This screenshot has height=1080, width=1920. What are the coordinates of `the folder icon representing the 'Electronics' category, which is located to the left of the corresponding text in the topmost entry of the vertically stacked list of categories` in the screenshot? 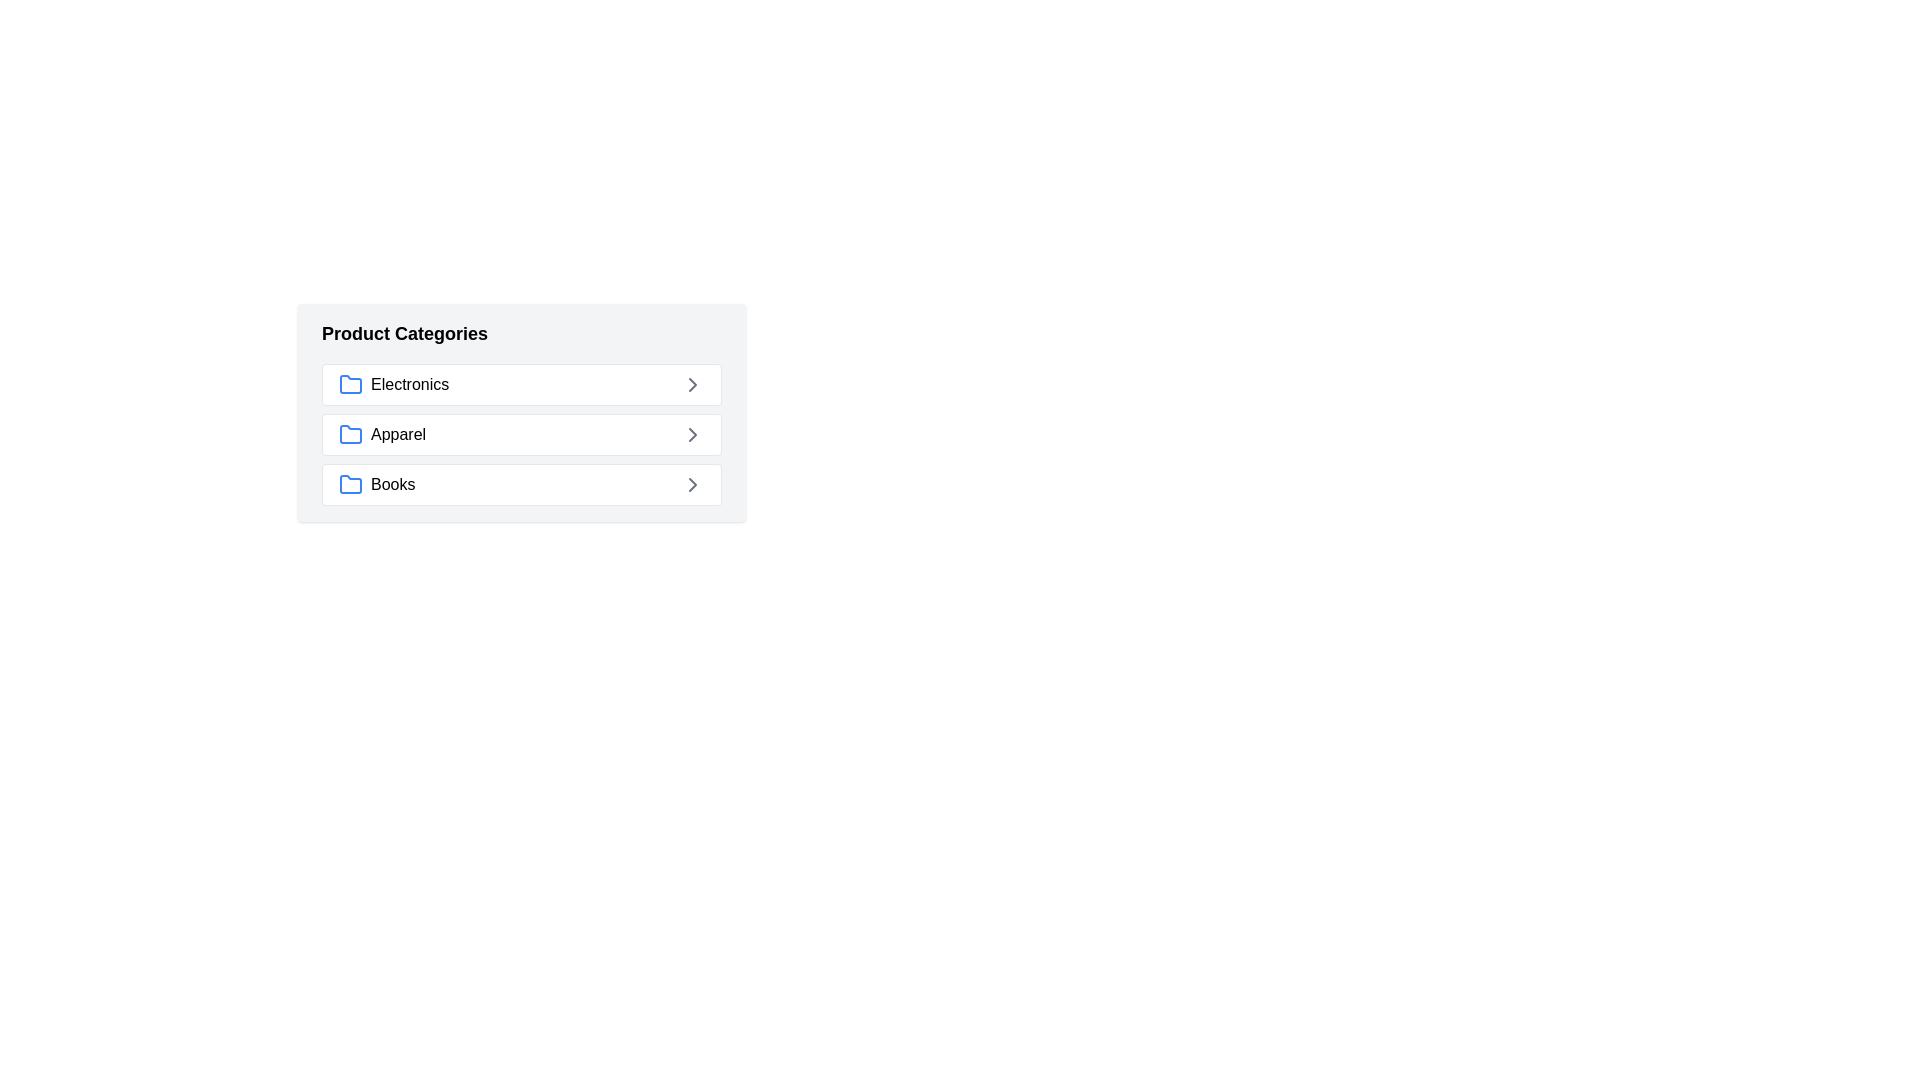 It's located at (350, 384).